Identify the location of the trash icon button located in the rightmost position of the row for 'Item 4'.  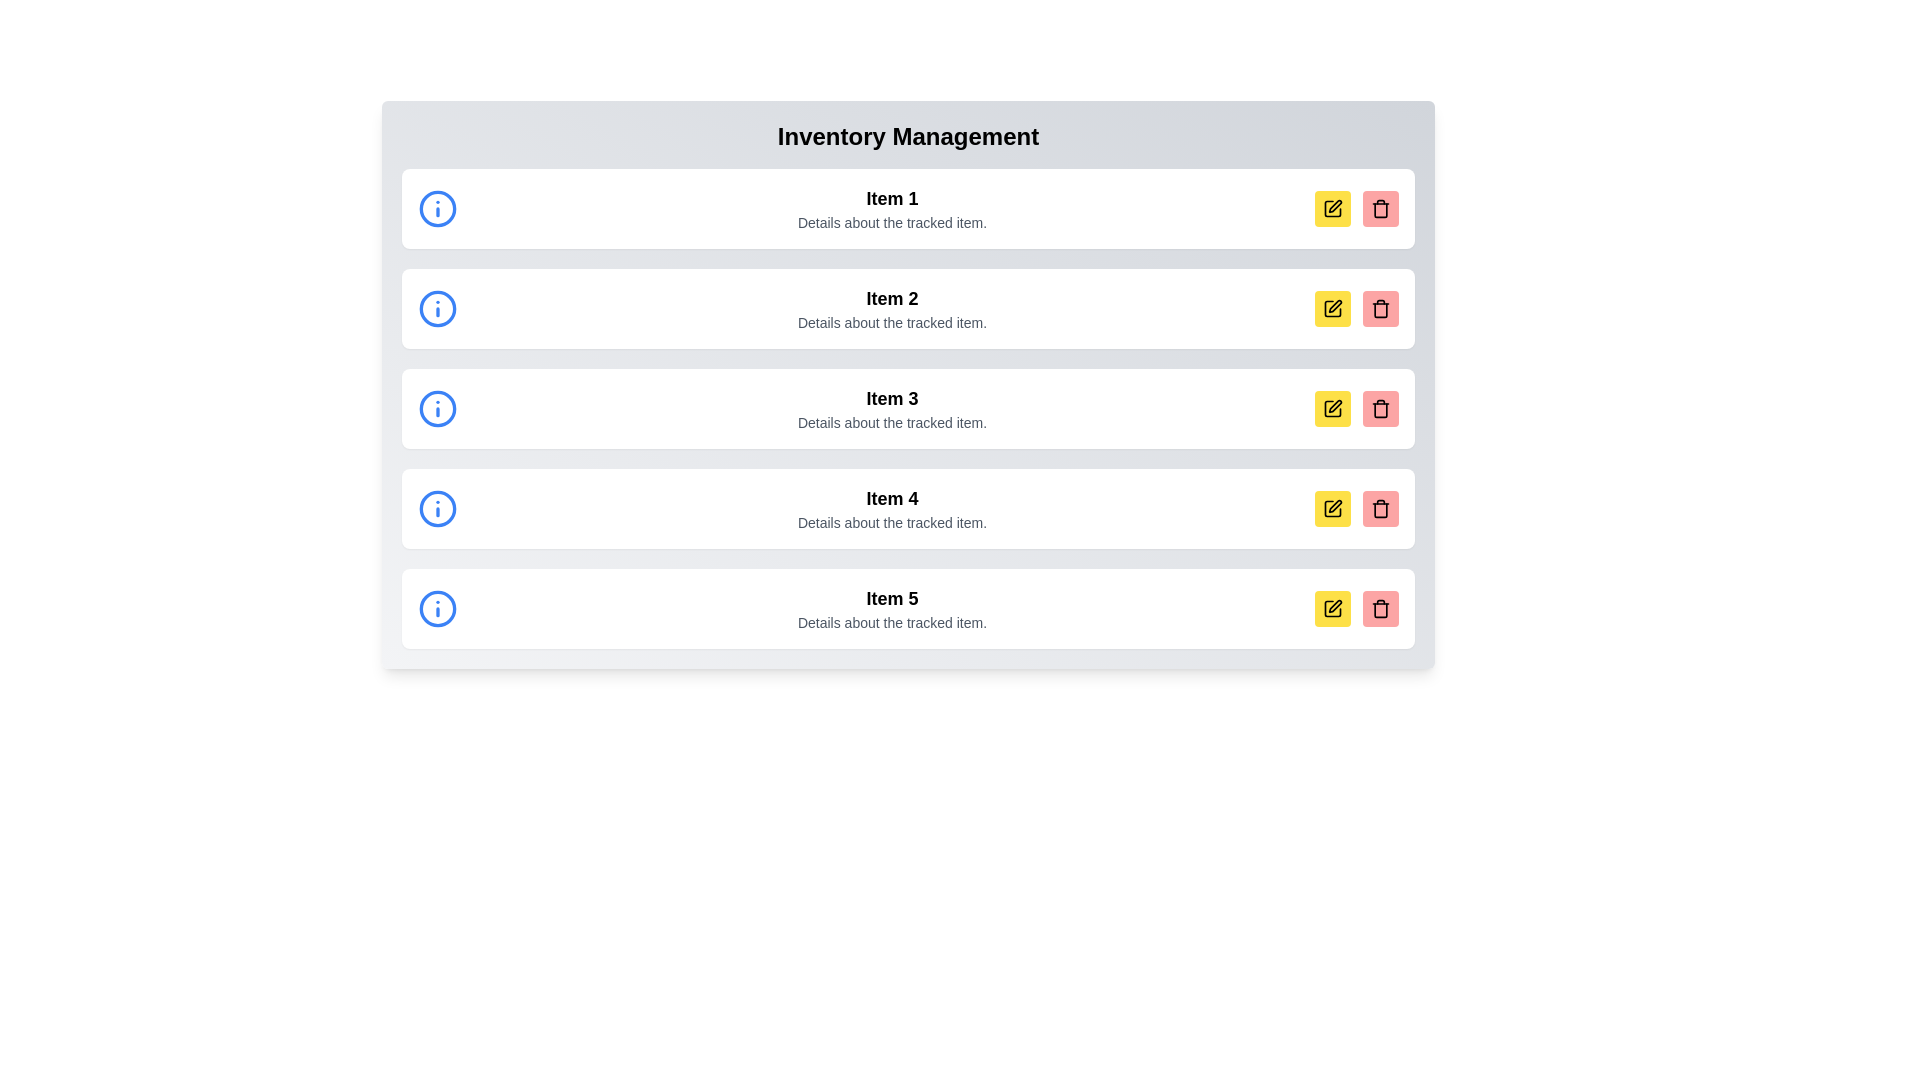
(1380, 508).